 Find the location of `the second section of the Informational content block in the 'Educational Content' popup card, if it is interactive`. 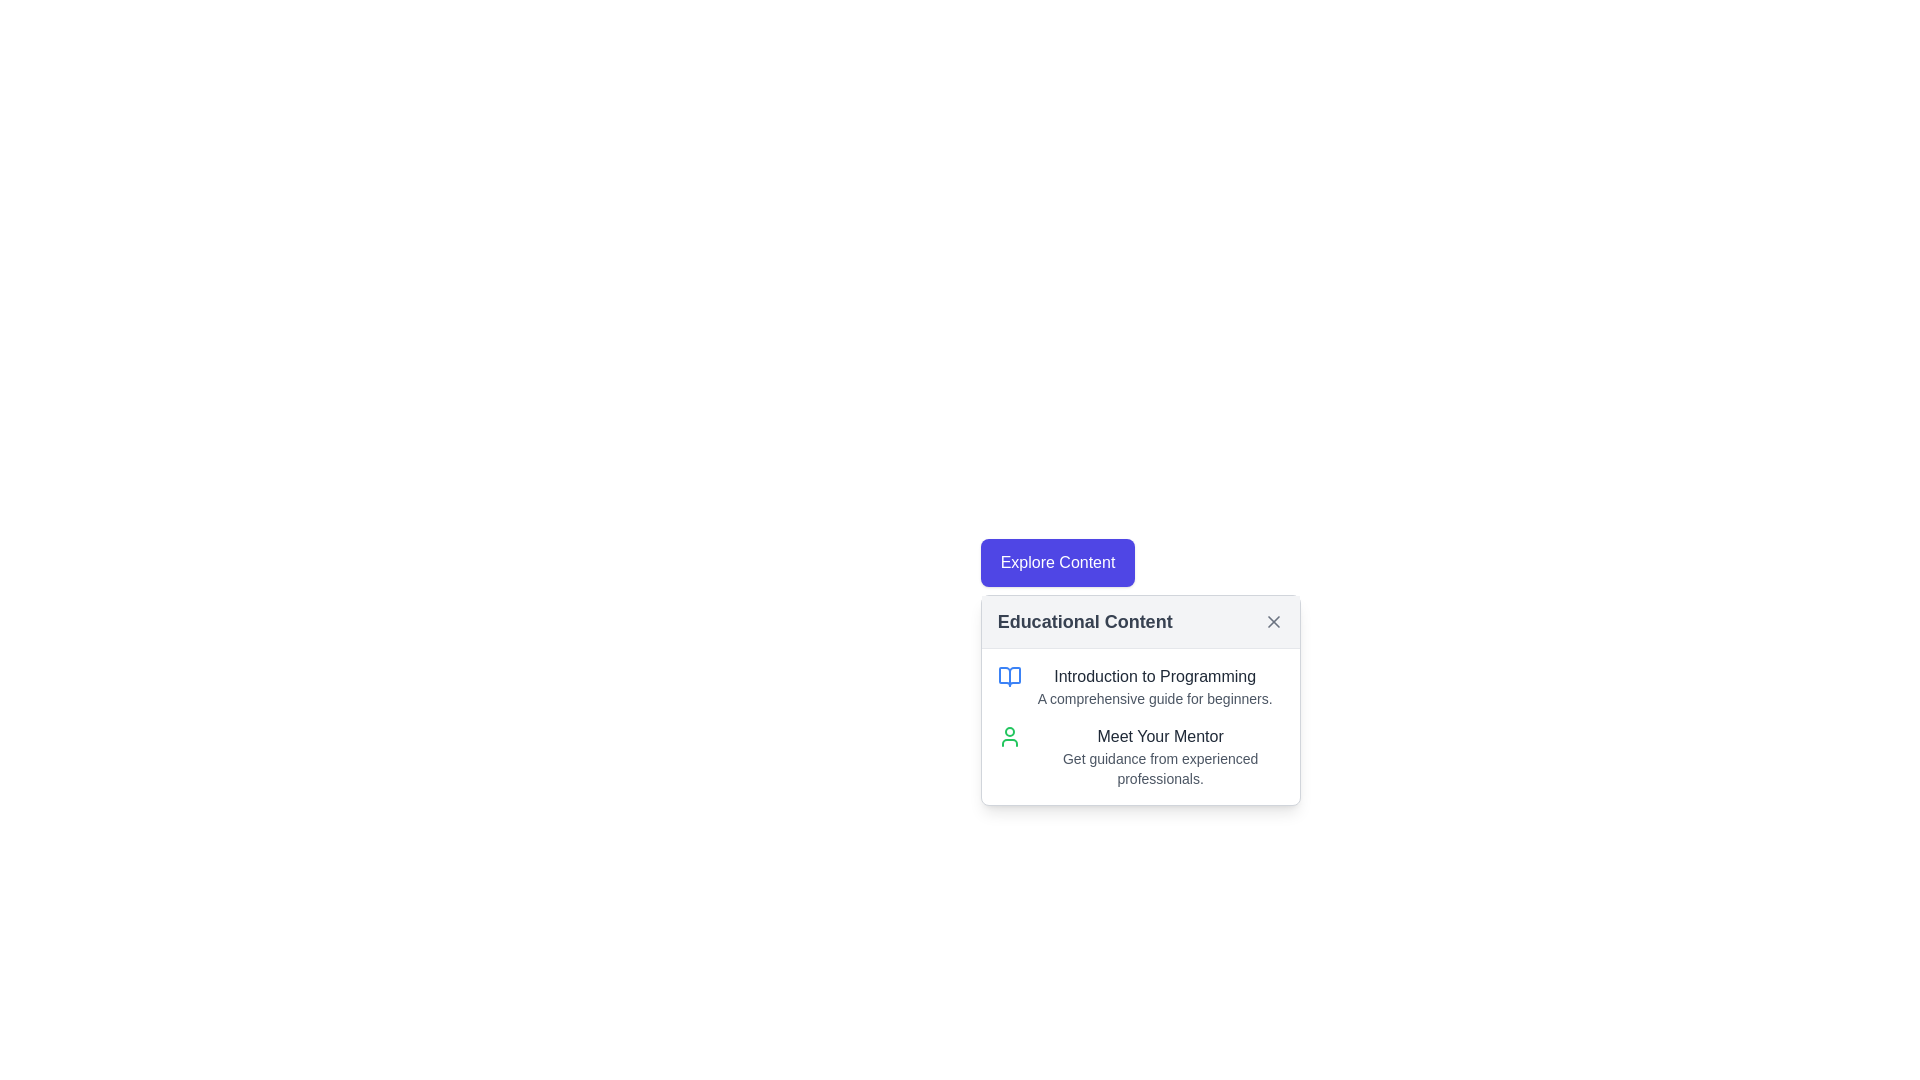

the second section of the Informational content block in the 'Educational Content' popup card, if it is interactive is located at coordinates (1140, 726).